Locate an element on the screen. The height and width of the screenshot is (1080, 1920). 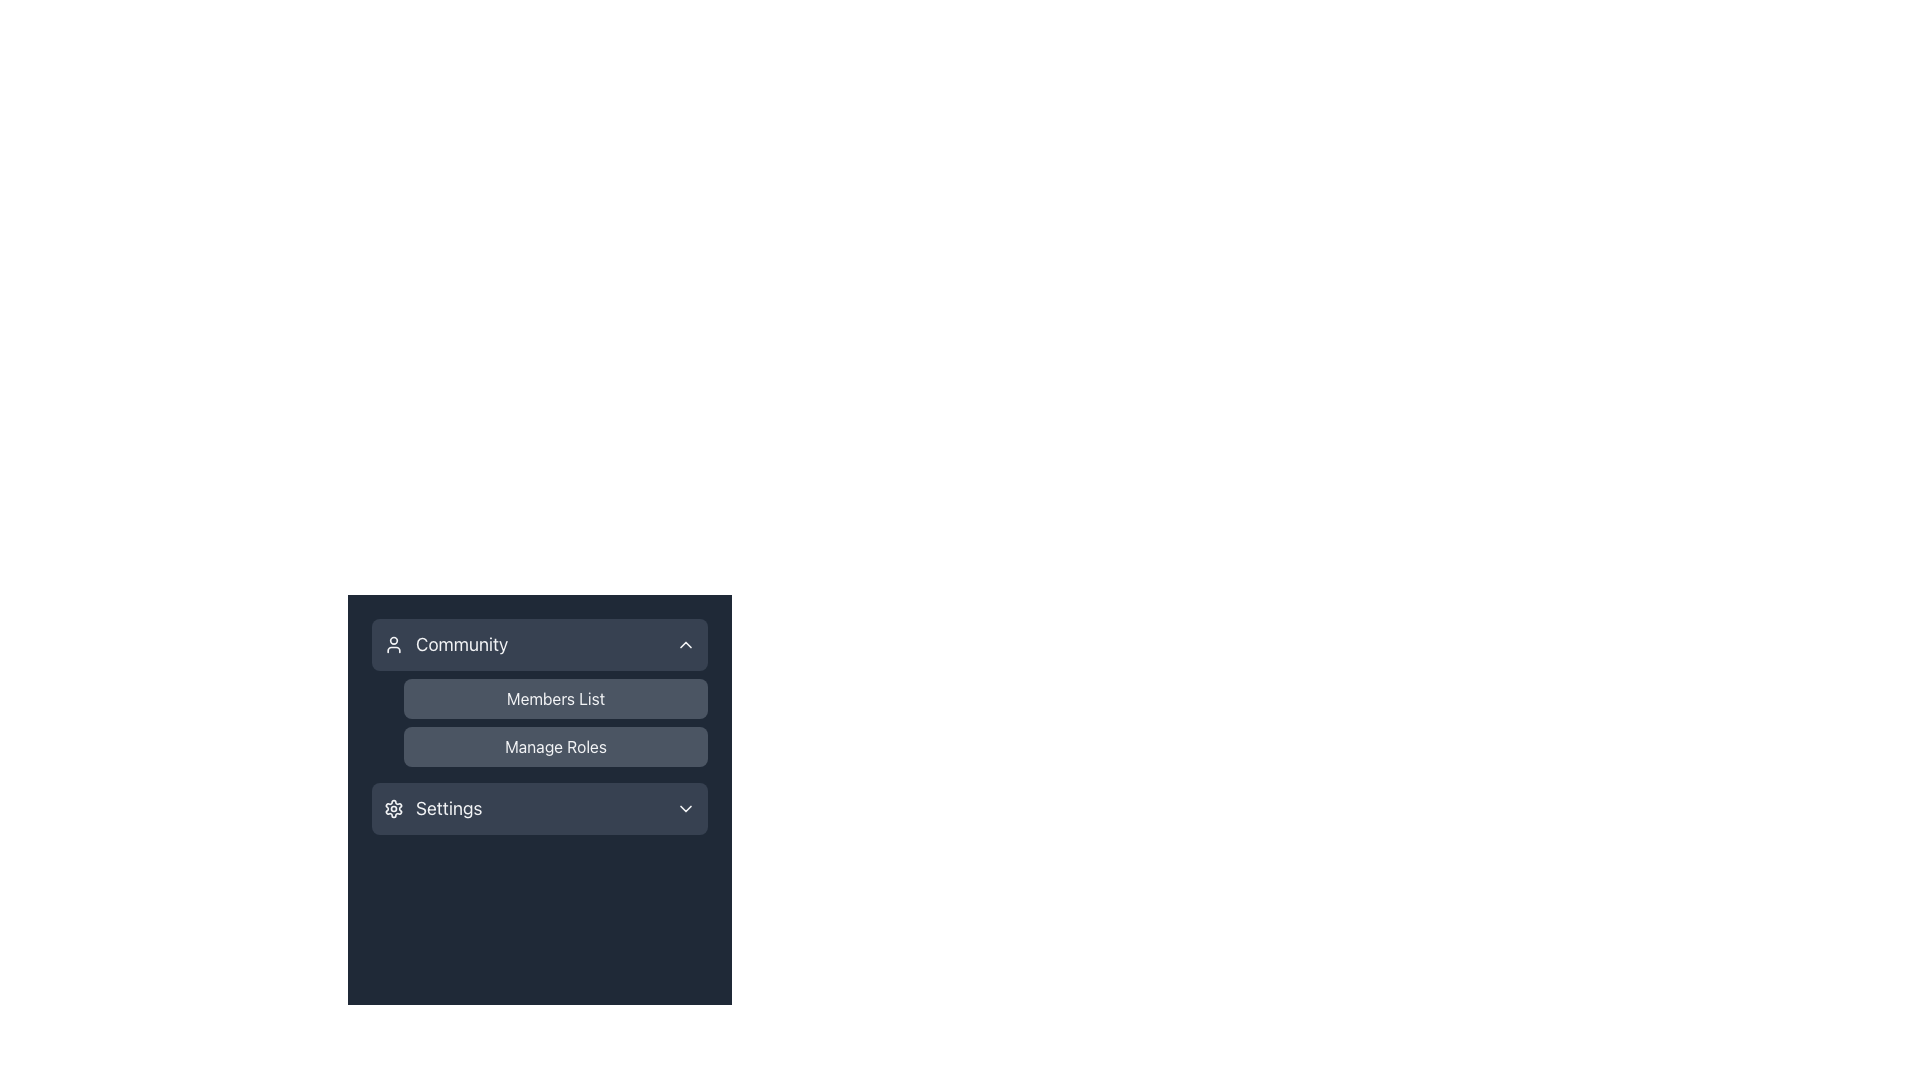
the cogwheel-shaped icon within the 'Settings' button located at the lower part of the menu is located at coordinates (393, 808).